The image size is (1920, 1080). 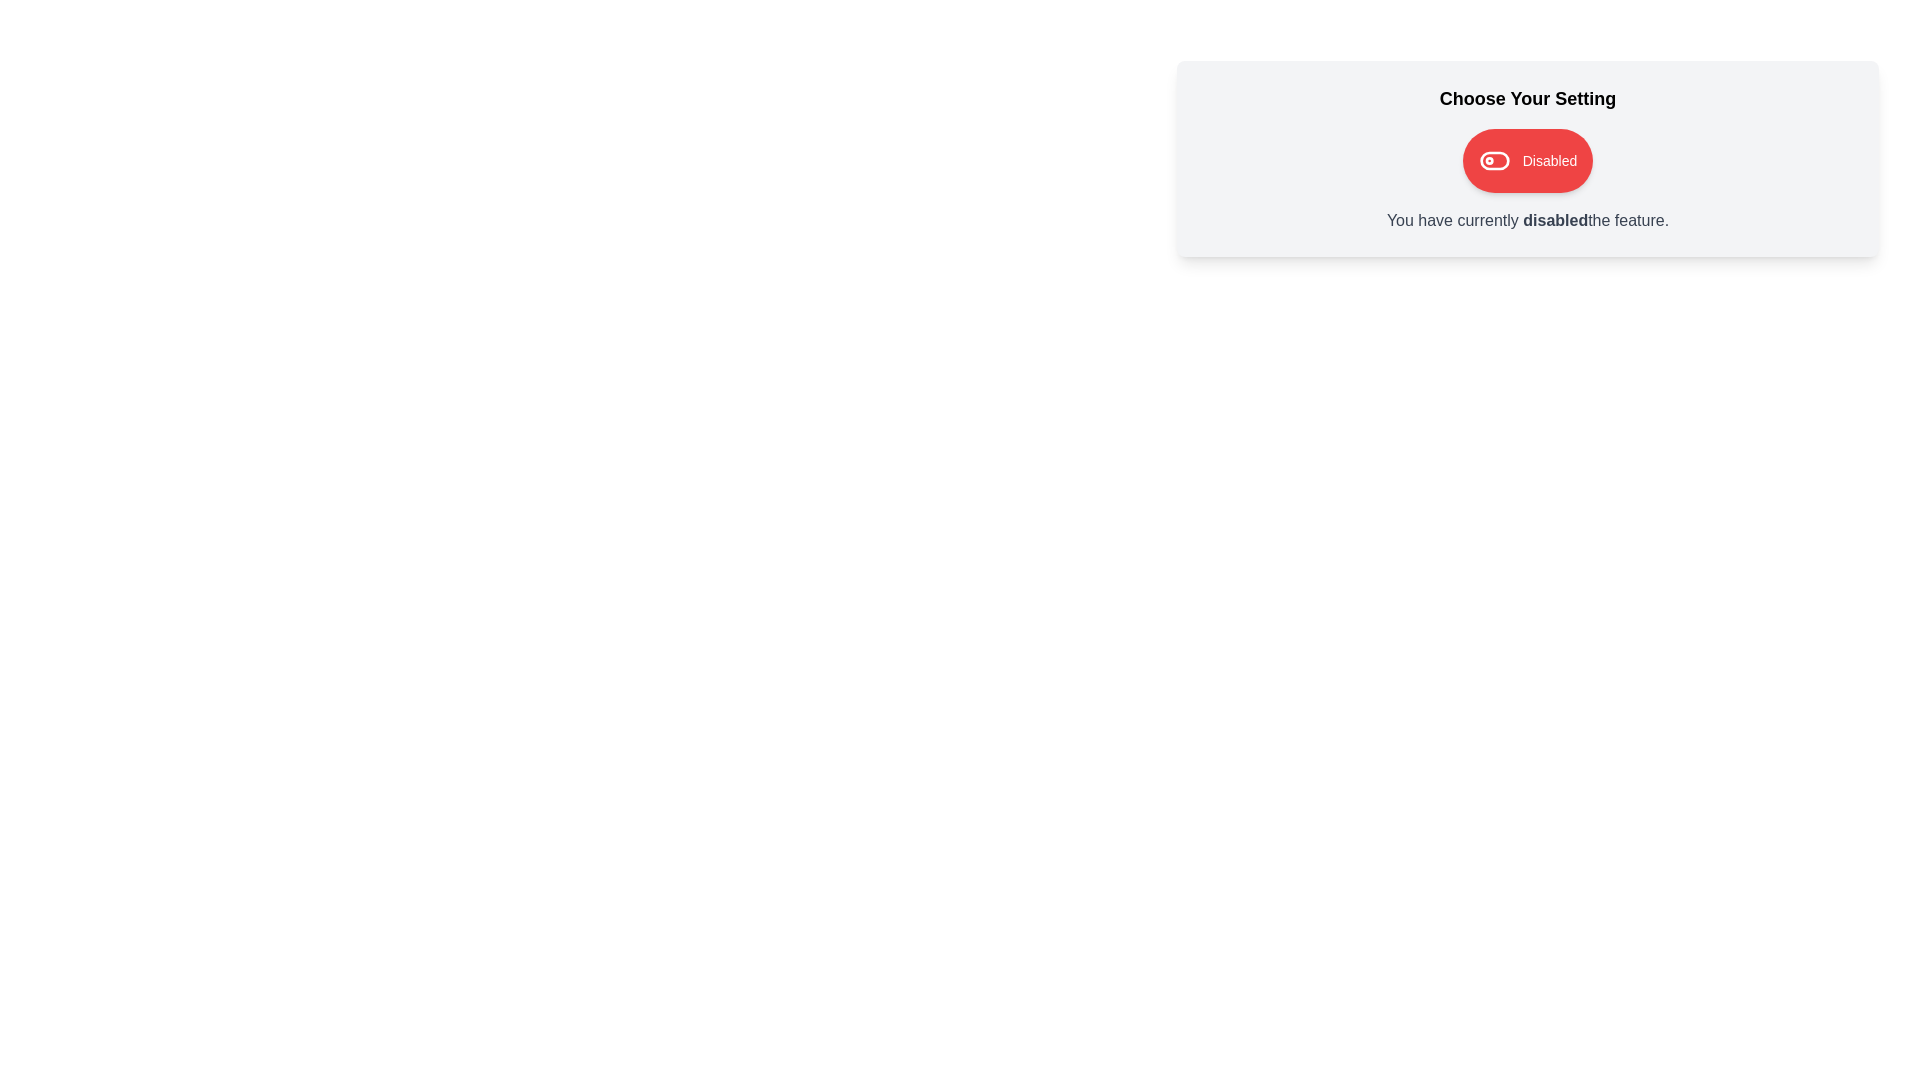 I want to click on the toggle button to change its state, so click(x=1526, y=160).